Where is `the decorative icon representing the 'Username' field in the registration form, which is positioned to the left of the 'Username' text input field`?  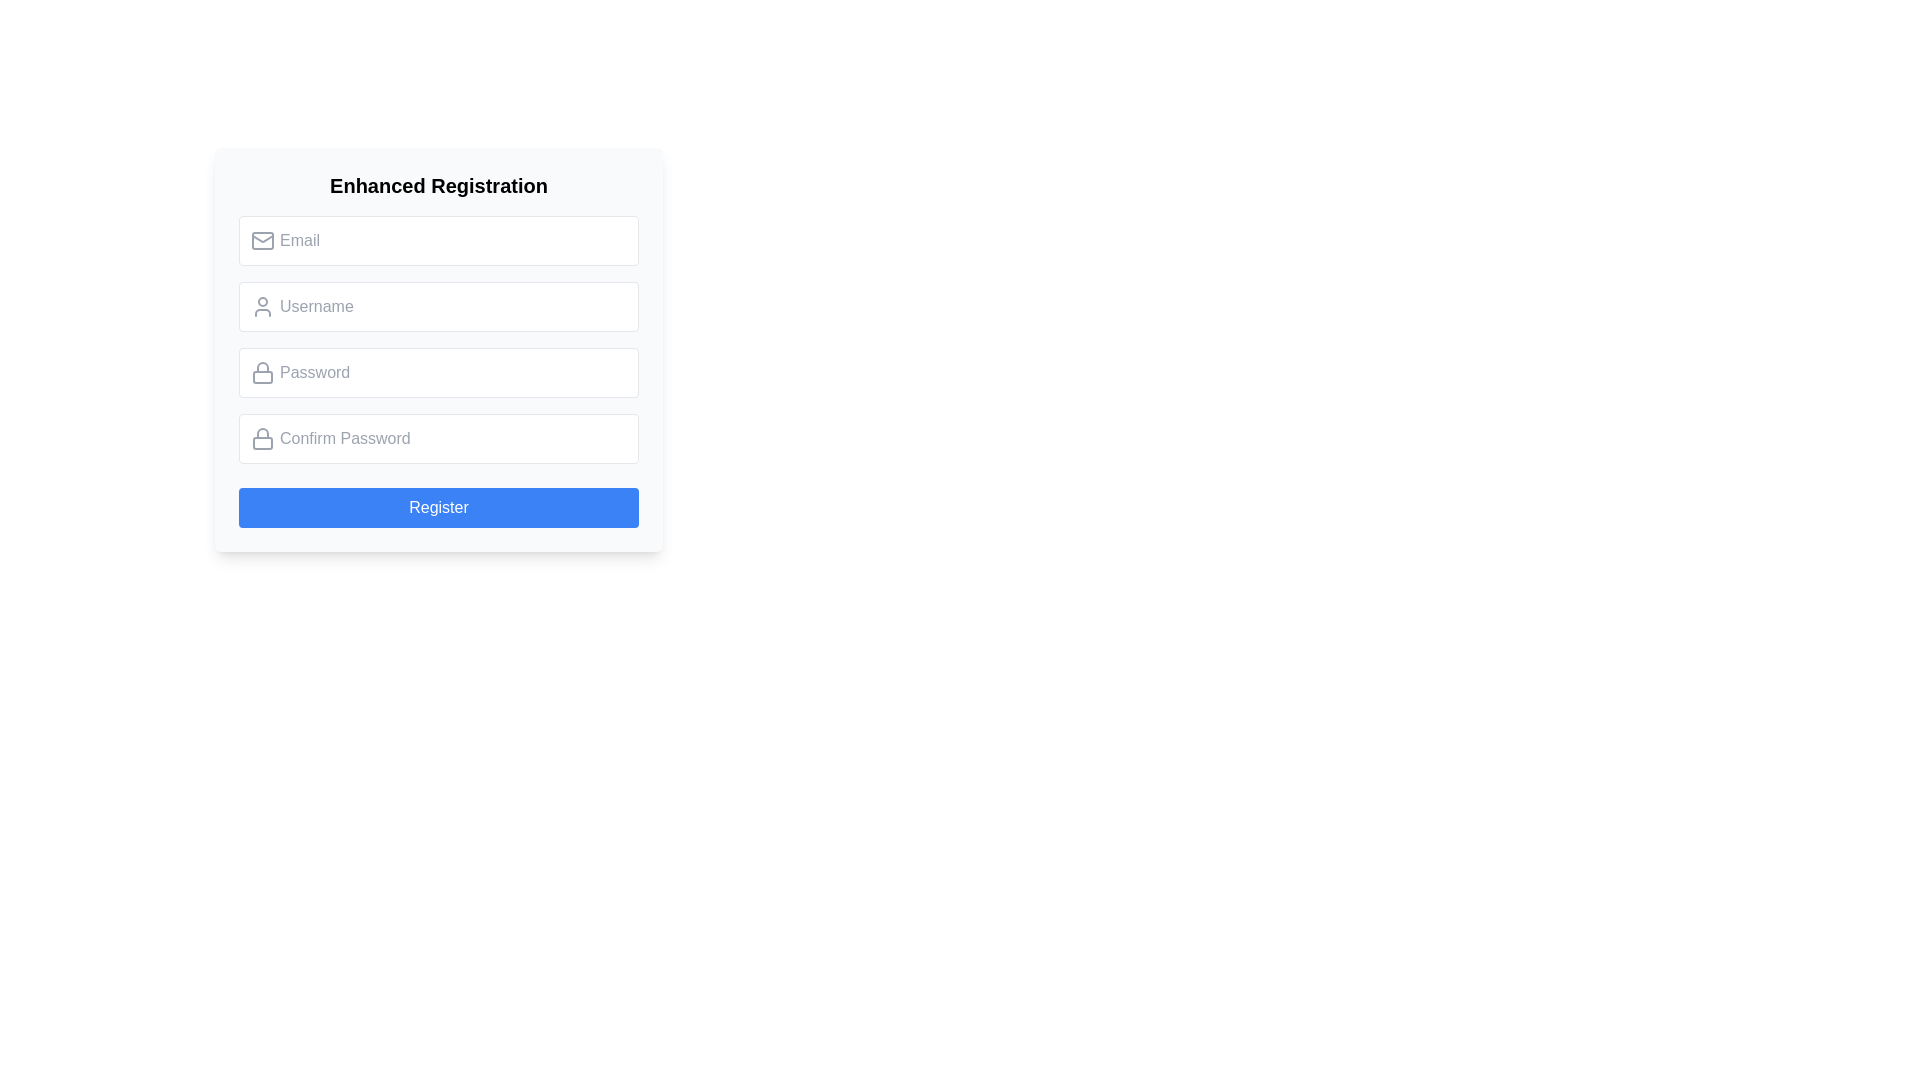
the decorative icon representing the 'Username' field in the registration form, which is positioned to the left of the 'Username' text input field is located at coordinates (262, 307).